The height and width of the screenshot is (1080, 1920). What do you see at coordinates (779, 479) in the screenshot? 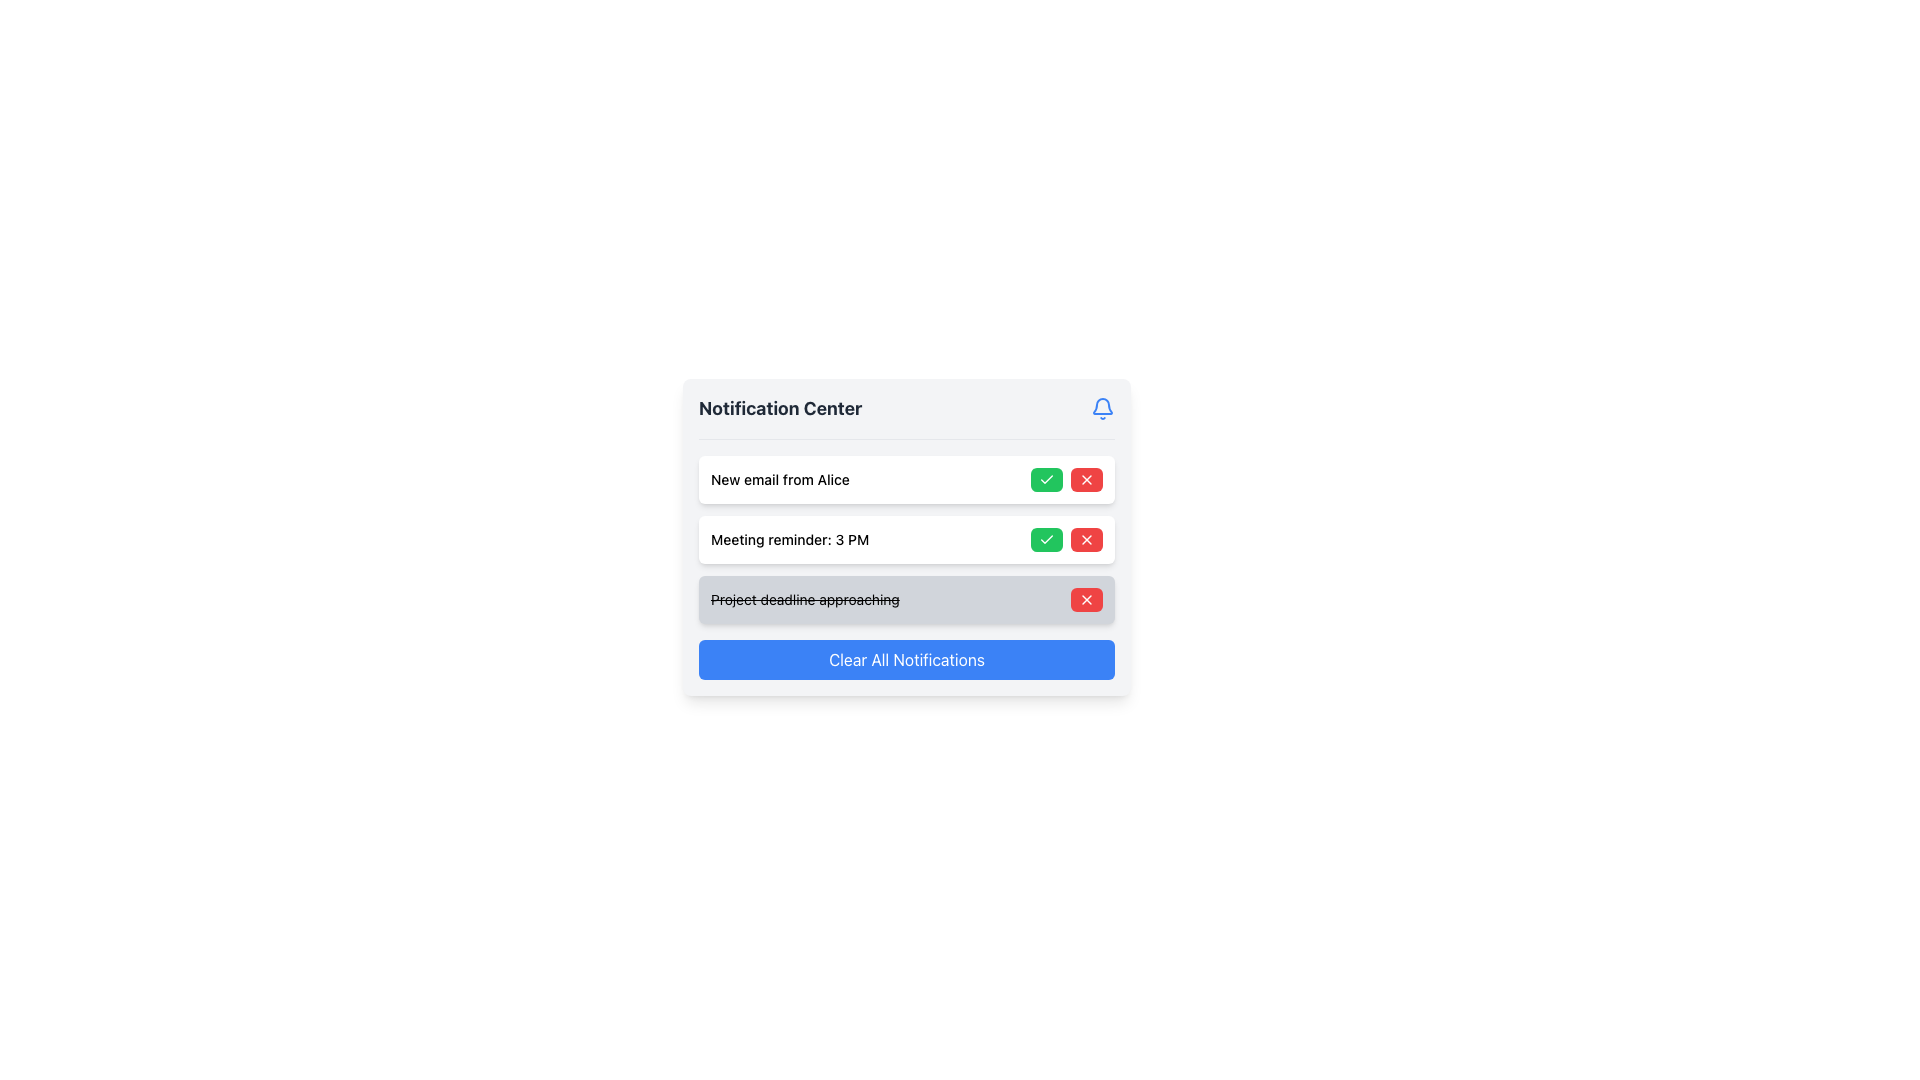
I see `the text label displaying 'New email from Alice' within the notification card` at bounding box center [779, 479].